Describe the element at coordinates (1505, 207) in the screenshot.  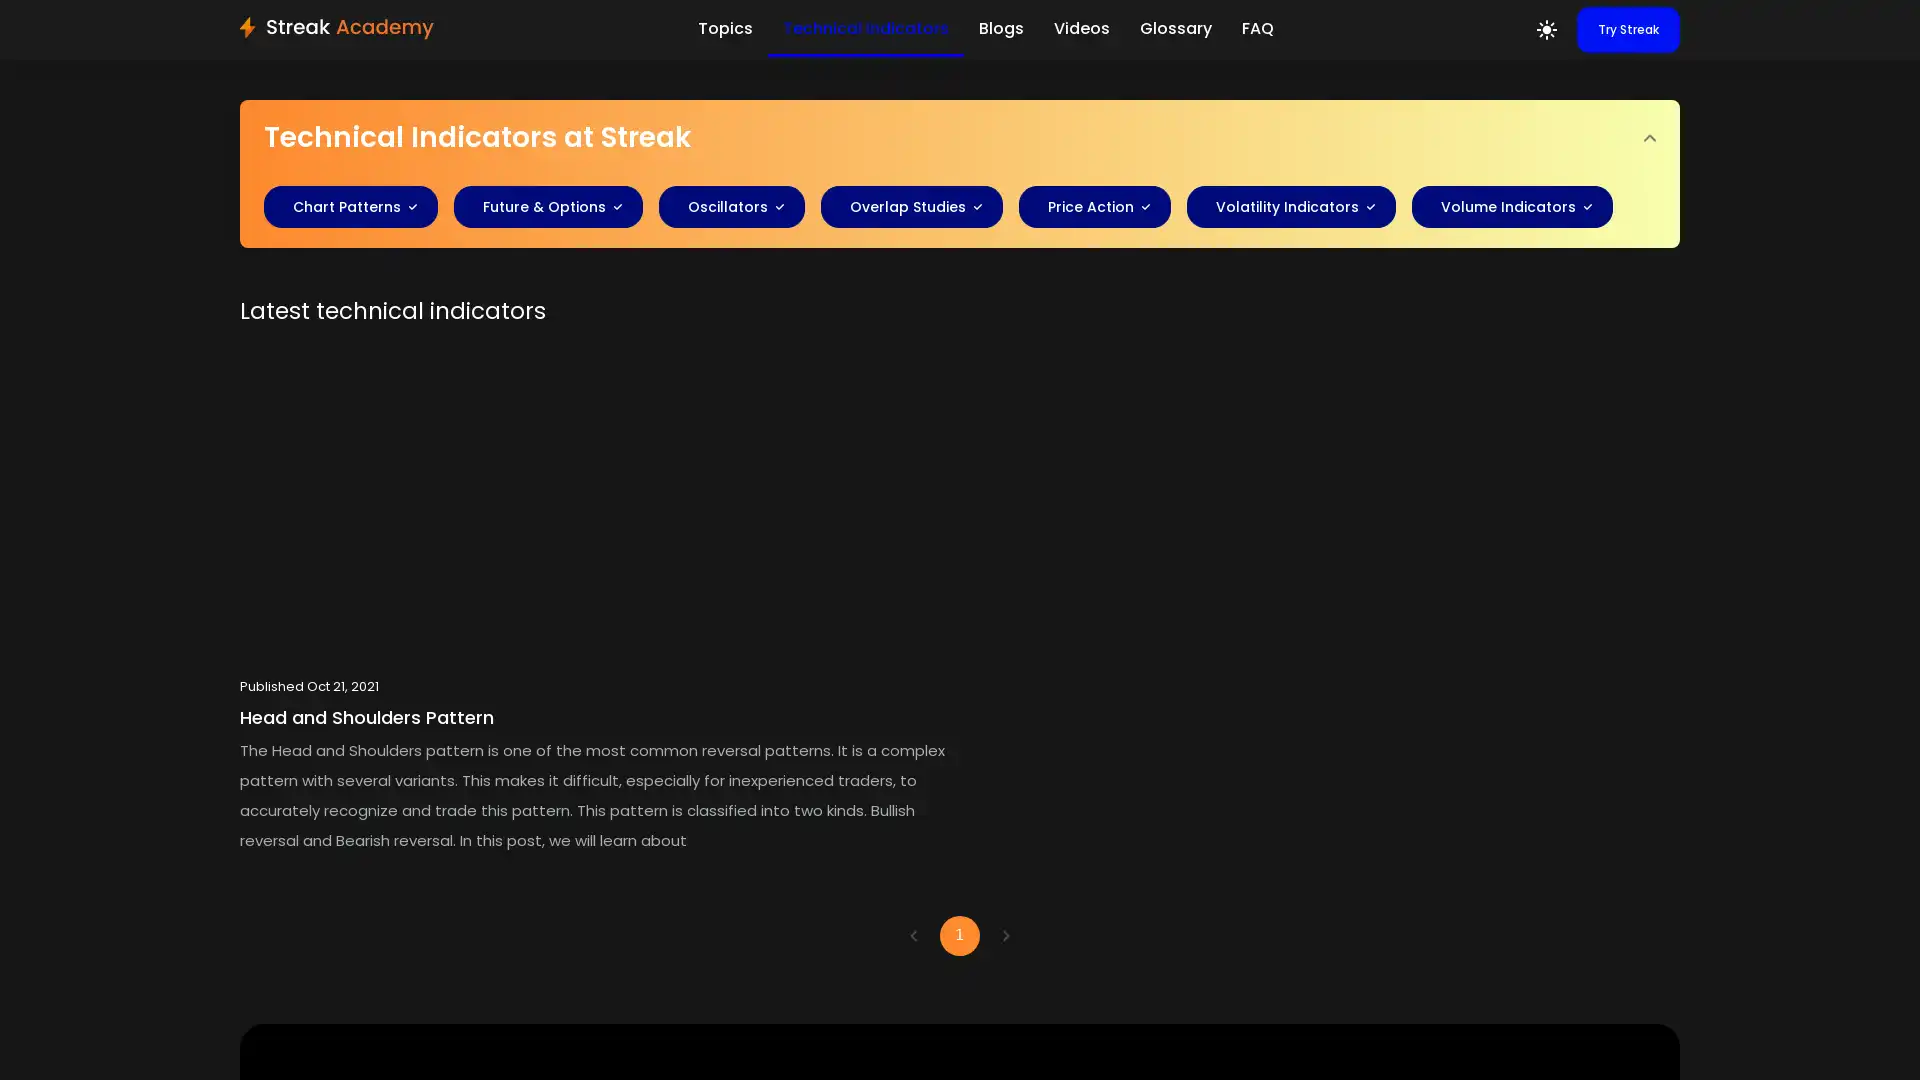
I see `Volume Indicators` at that location.